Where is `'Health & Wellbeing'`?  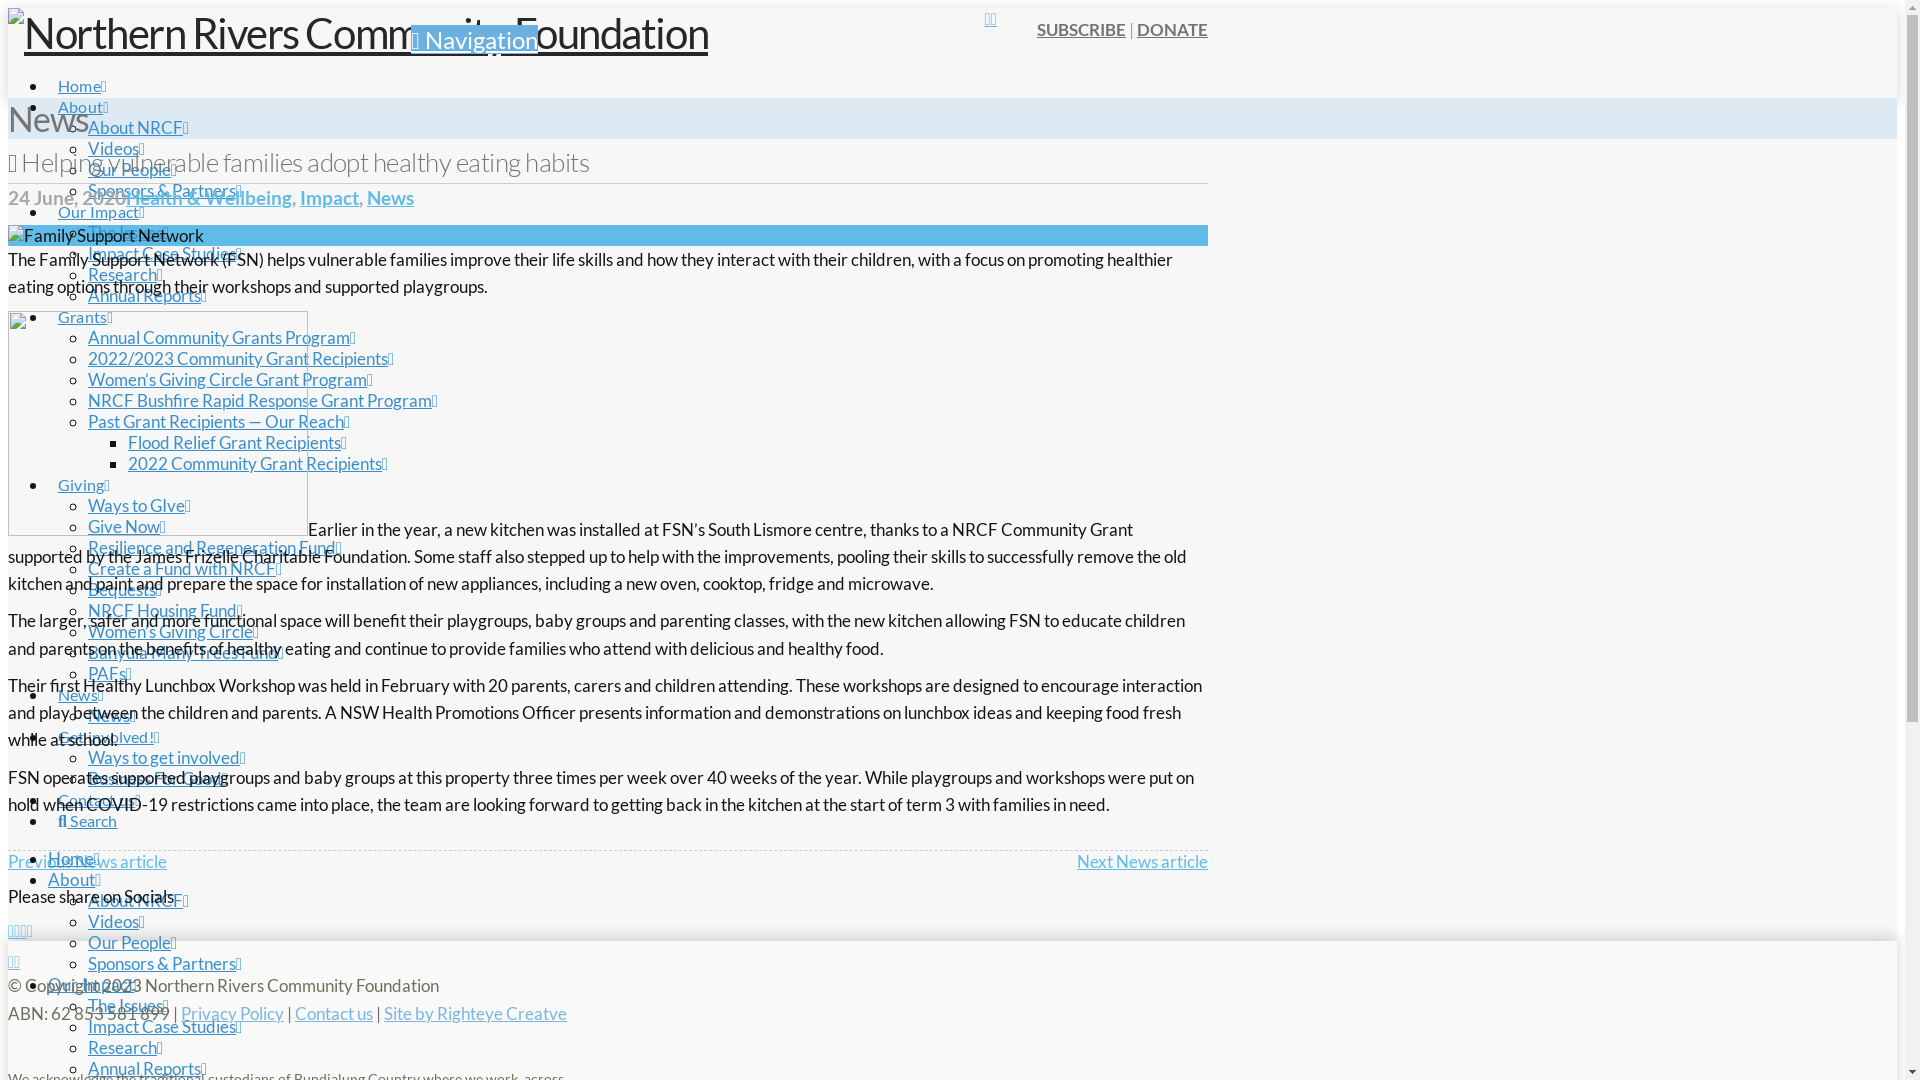
'Health & Wellbeing' is located at coordinates (209, 197).